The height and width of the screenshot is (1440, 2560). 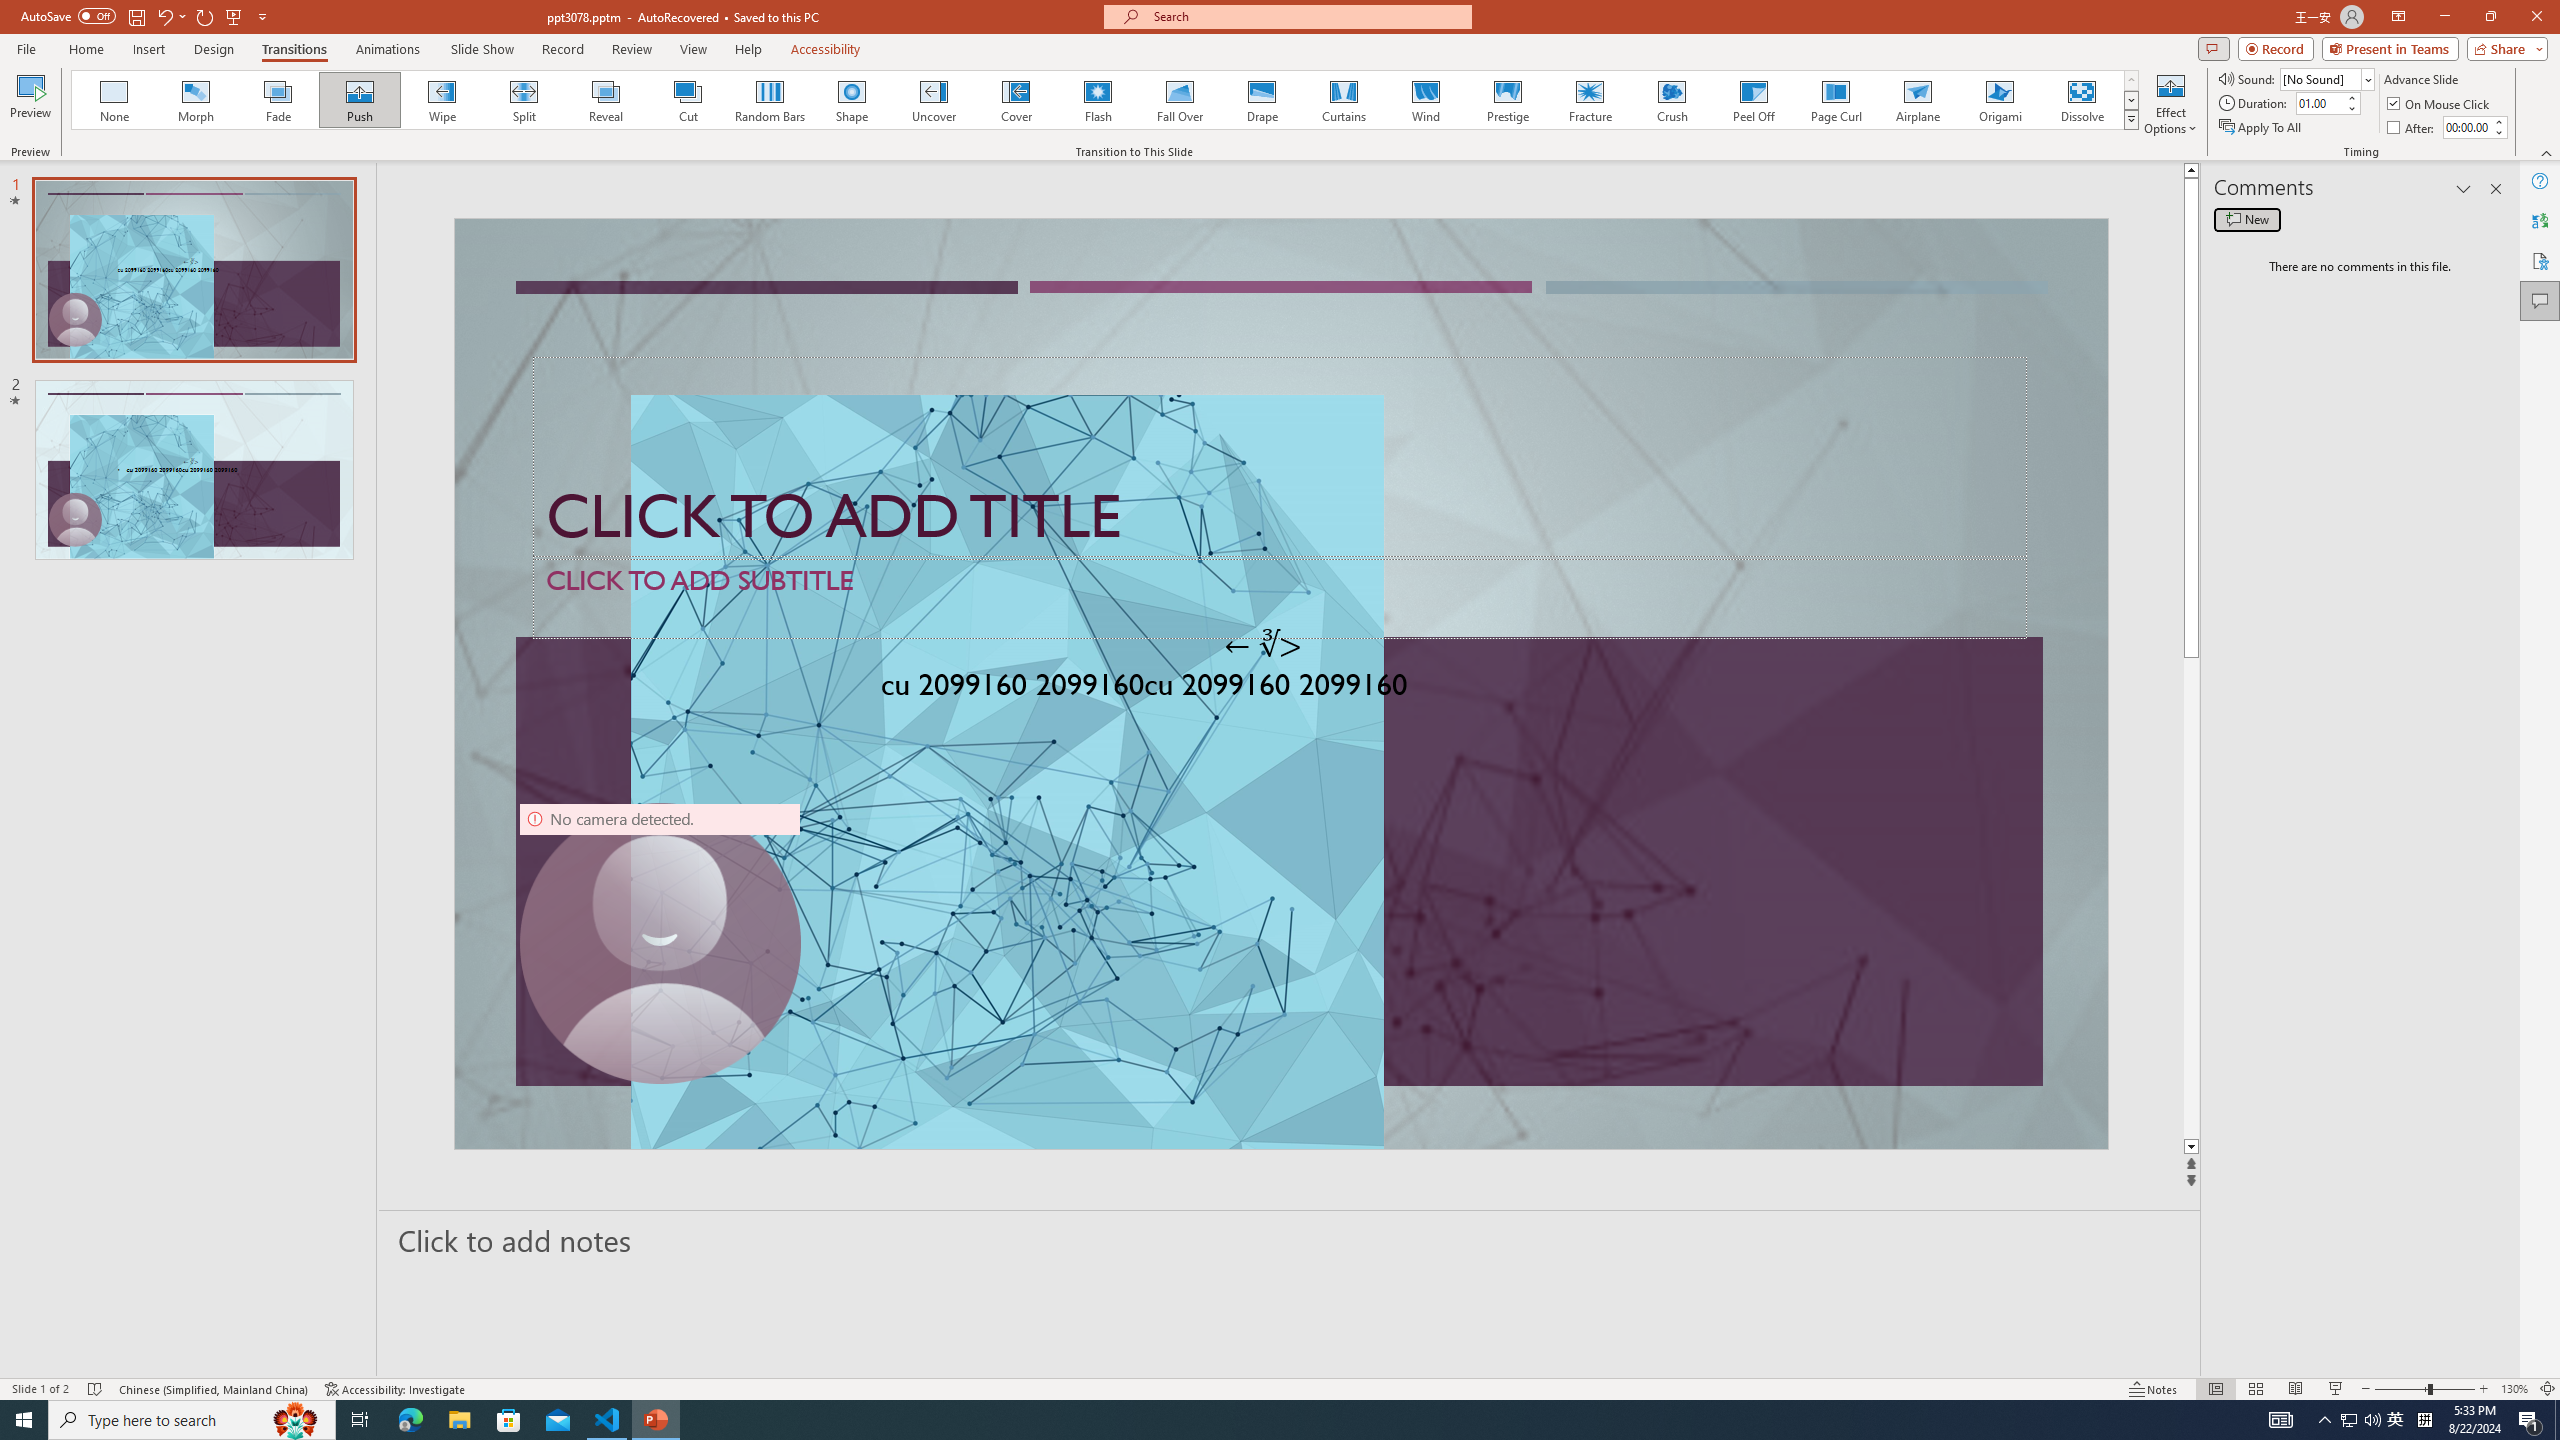 I want to click on 'Fade', so click(x=278, y=99).